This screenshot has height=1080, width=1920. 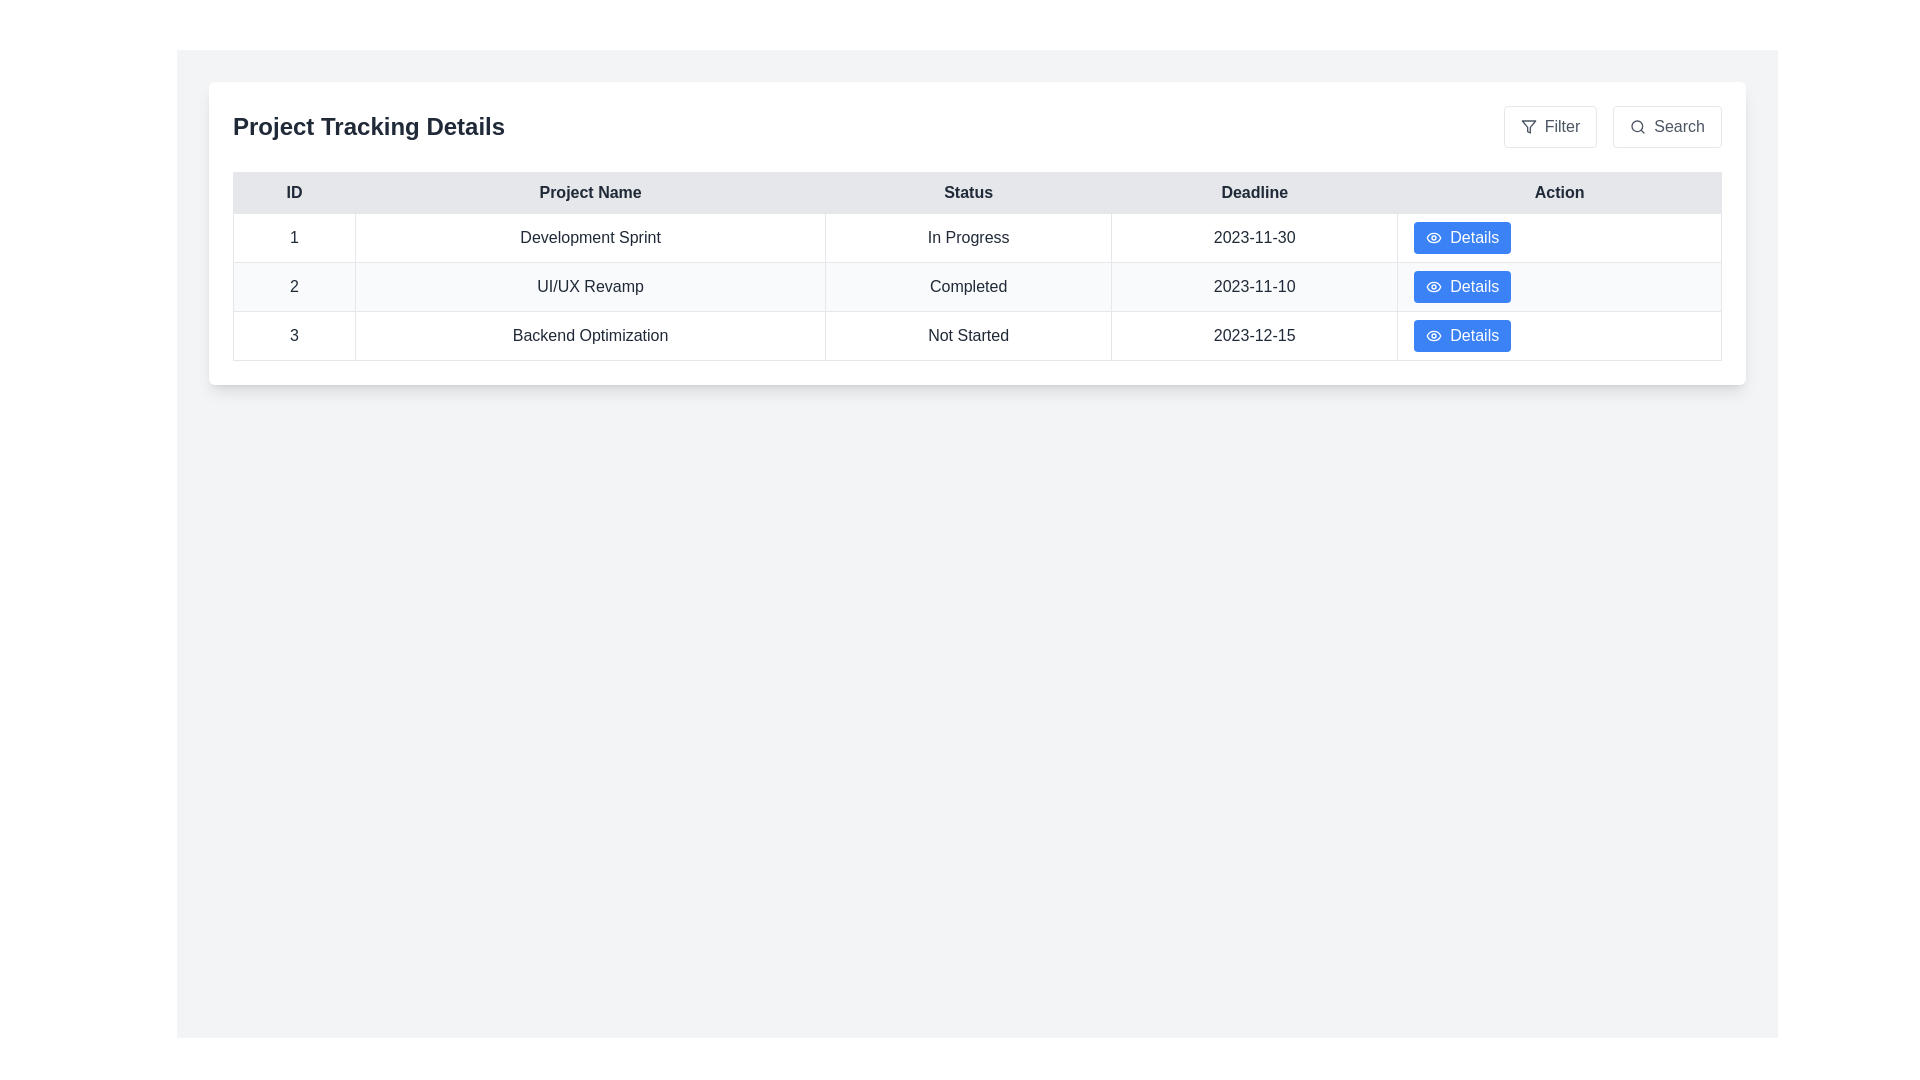 What do you see at coordinates (589, 334) in the screenshot?
I see `the table cell containing the text 'Backend Optimization', which is the second cell in row ID '3' of the 'Project Name' column` at bounding box center [589, 334].